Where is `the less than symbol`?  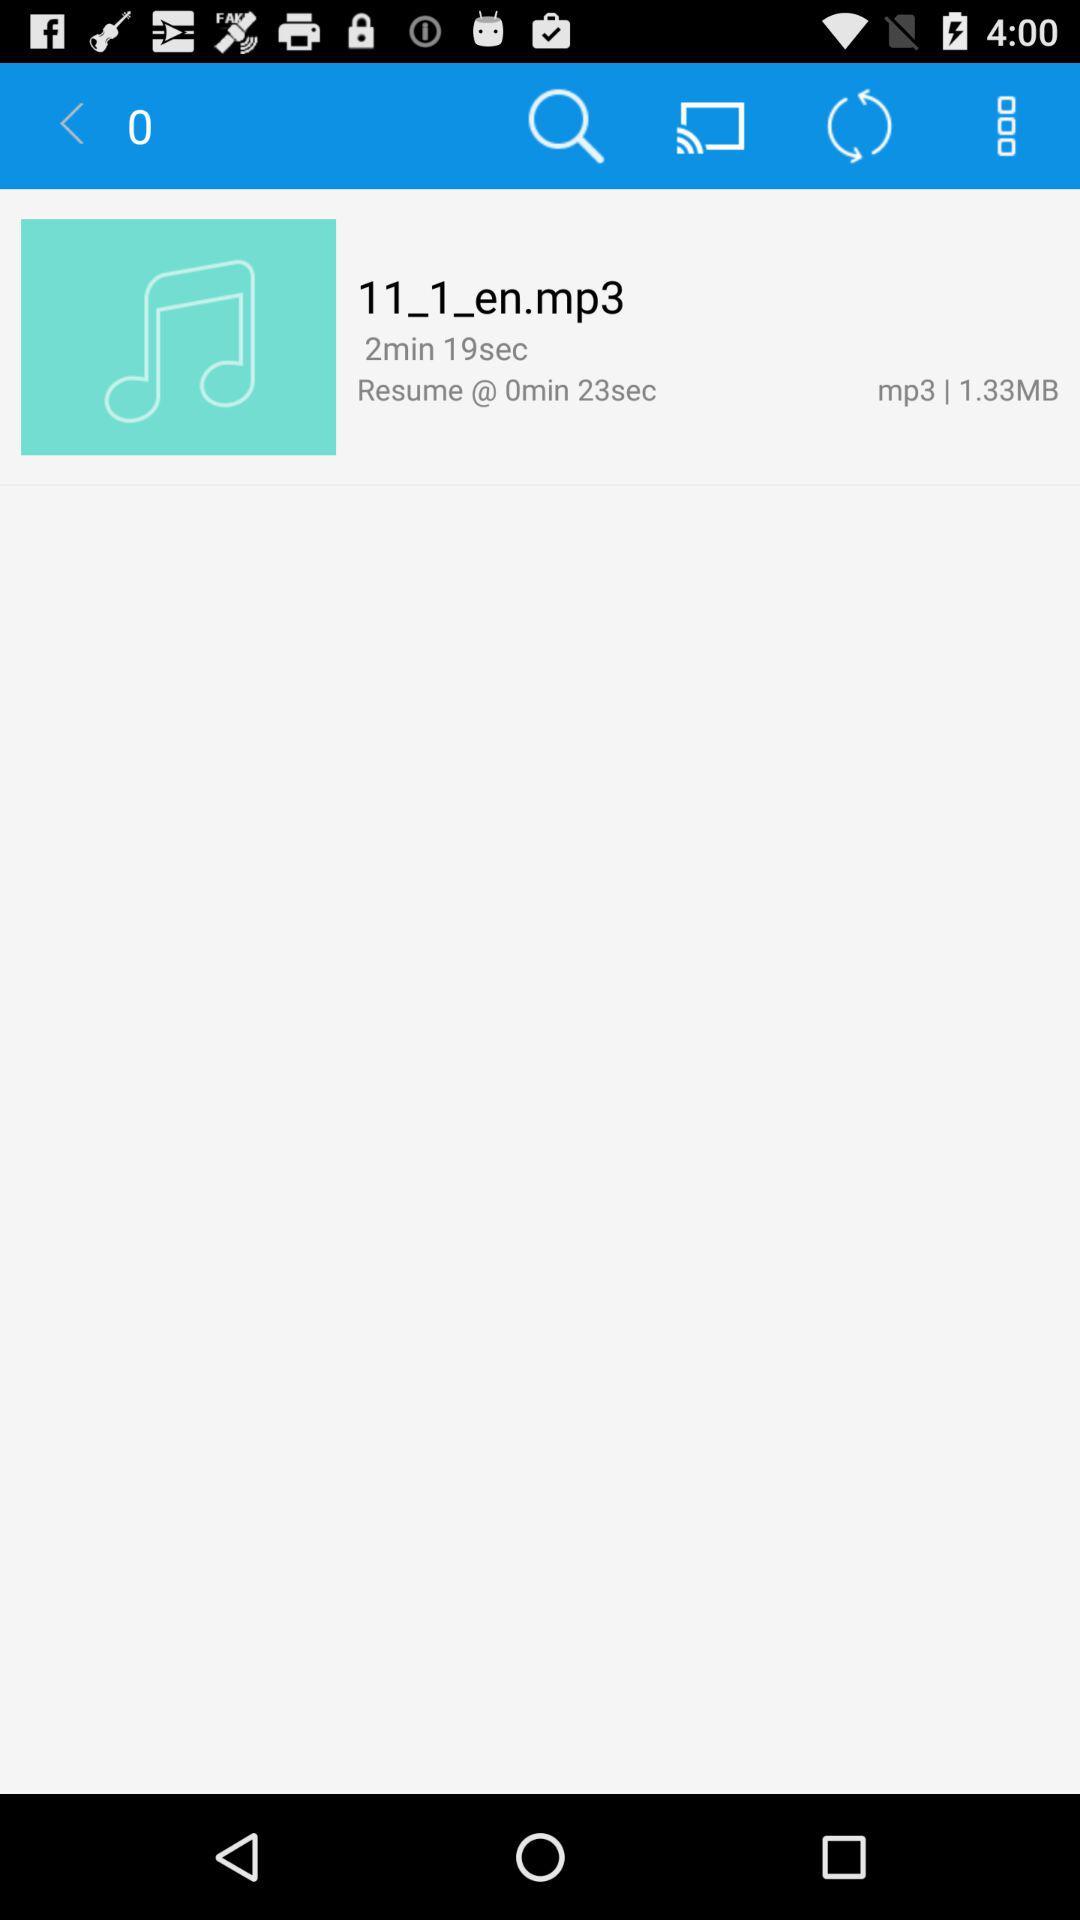 the less than symbol is located at coordinates (72, 124).